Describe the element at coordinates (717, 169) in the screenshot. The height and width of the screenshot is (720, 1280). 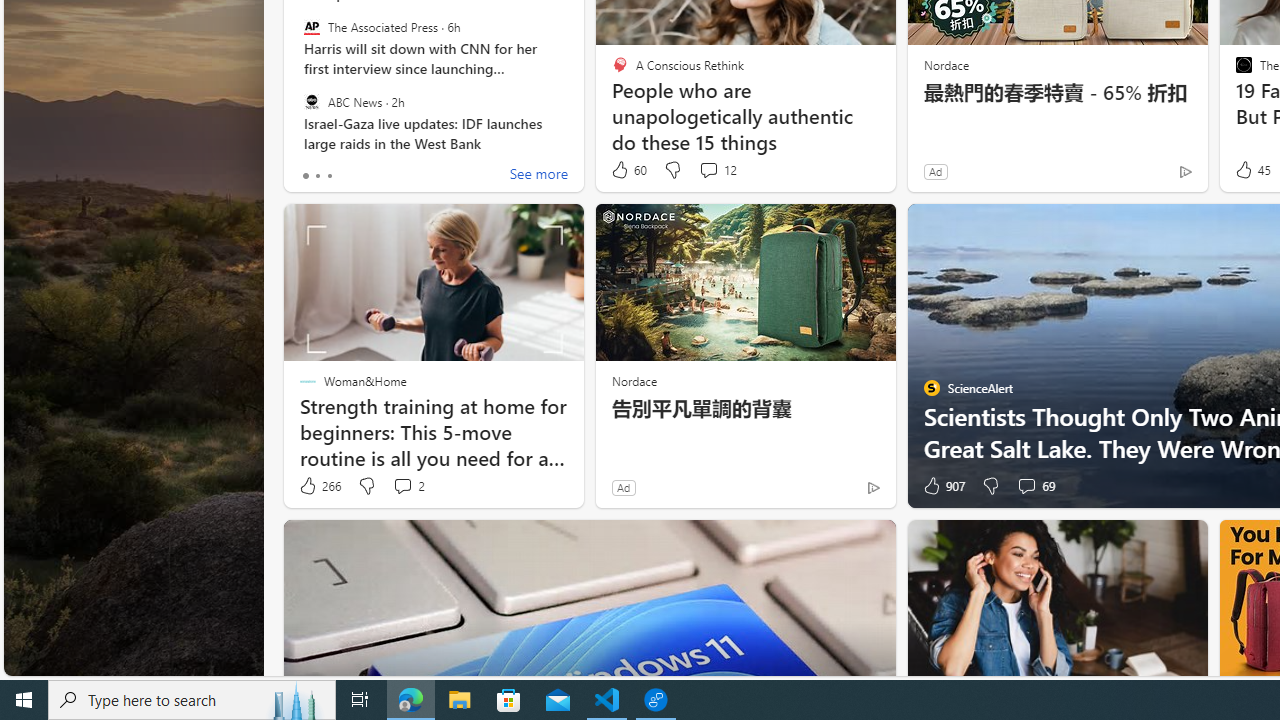
I see `'View comments 12 Comment'` at that location.